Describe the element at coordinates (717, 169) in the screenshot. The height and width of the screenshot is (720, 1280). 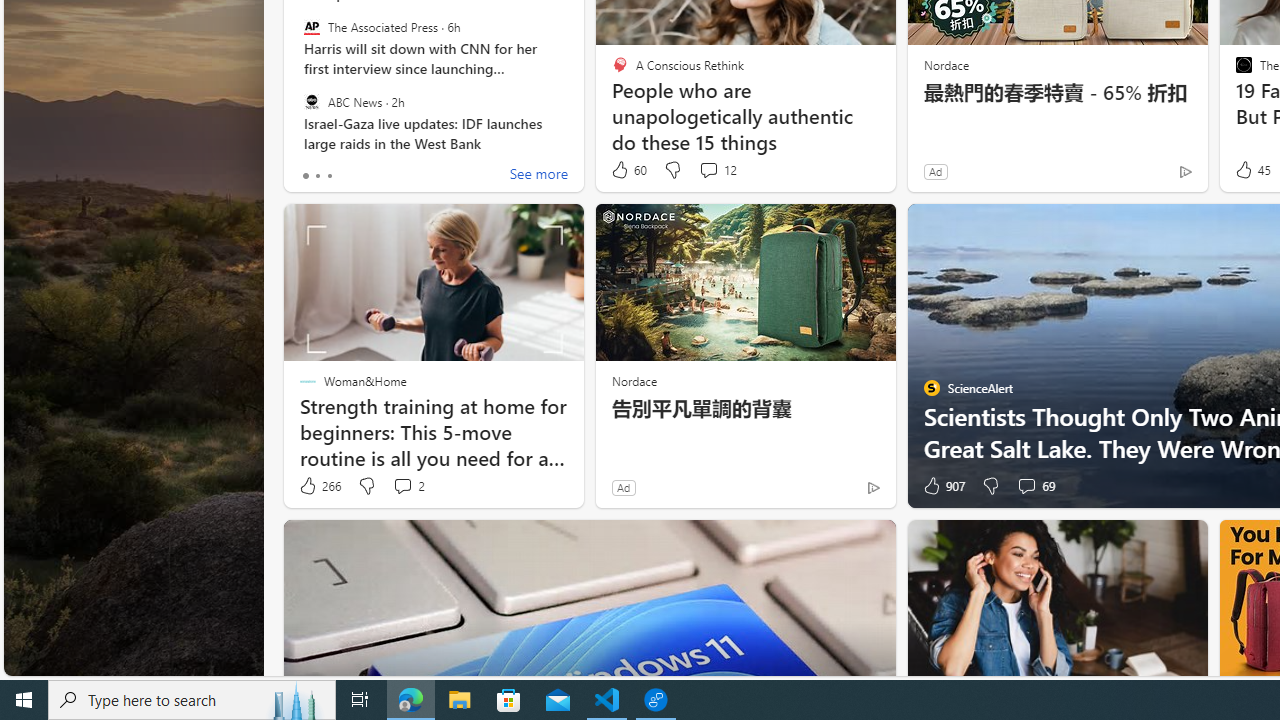
I see `'View comments 12 Comment'` at that location.